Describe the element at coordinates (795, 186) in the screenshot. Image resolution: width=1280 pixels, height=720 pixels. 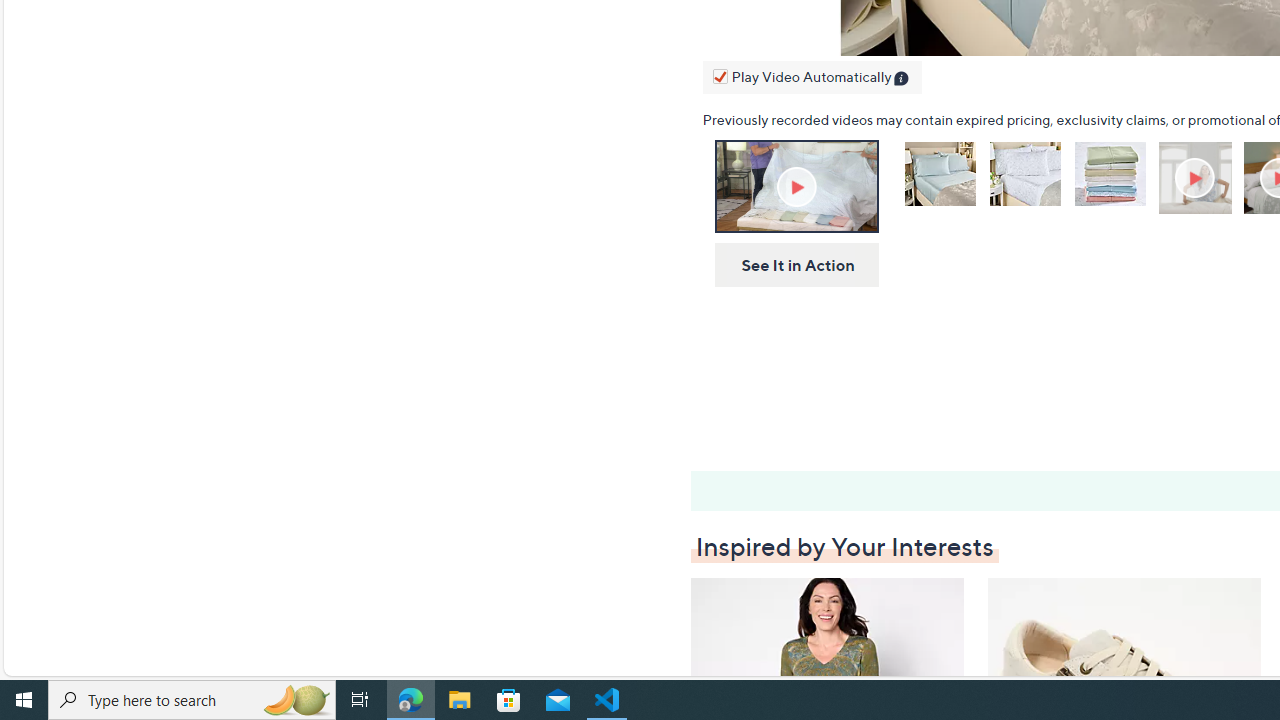
I see `'On-Air Presentation'` at that location.